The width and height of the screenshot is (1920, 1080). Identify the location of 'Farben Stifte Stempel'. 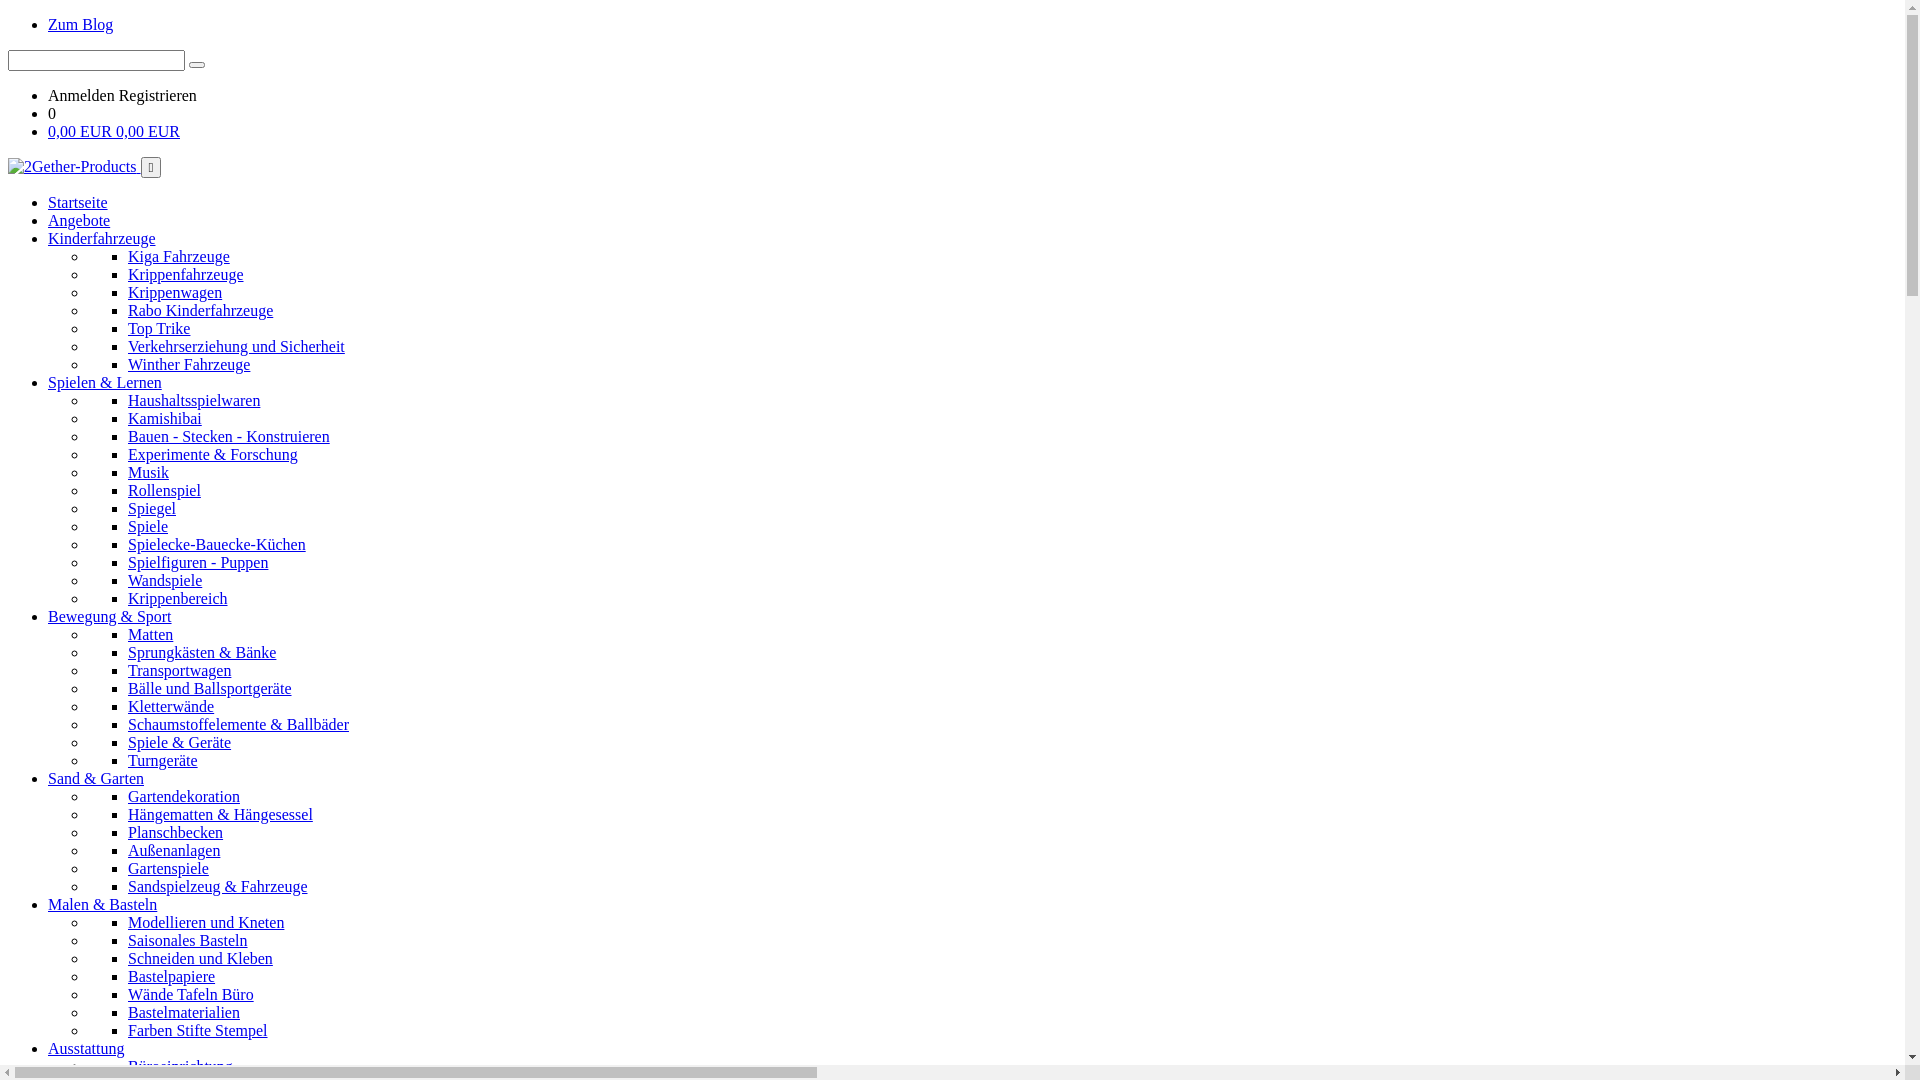
(127, 1030).